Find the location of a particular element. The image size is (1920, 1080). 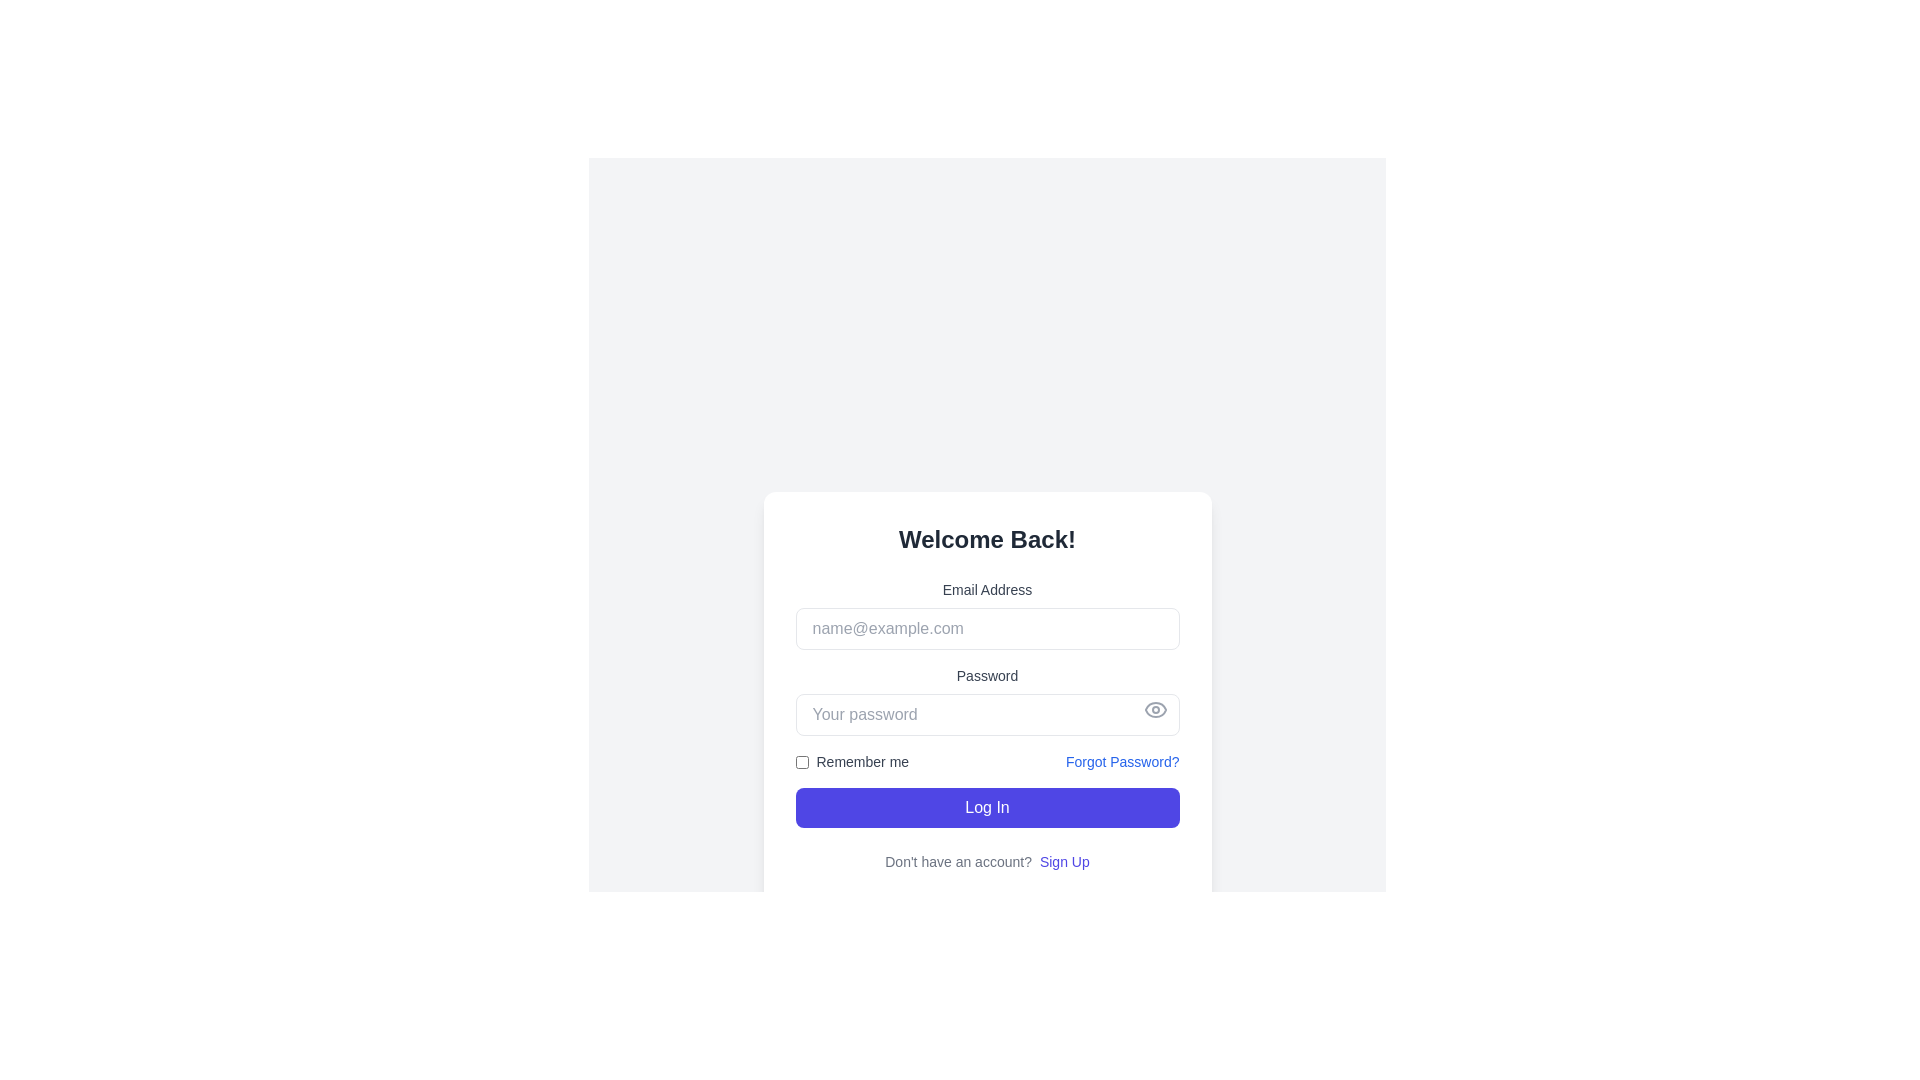

the visibility toggle icon located in the top-right corner of the password input field adjacent to the placeholder text 'Your password' under the heading 'Welcome Back!' is located at coordinates (1155, 708).